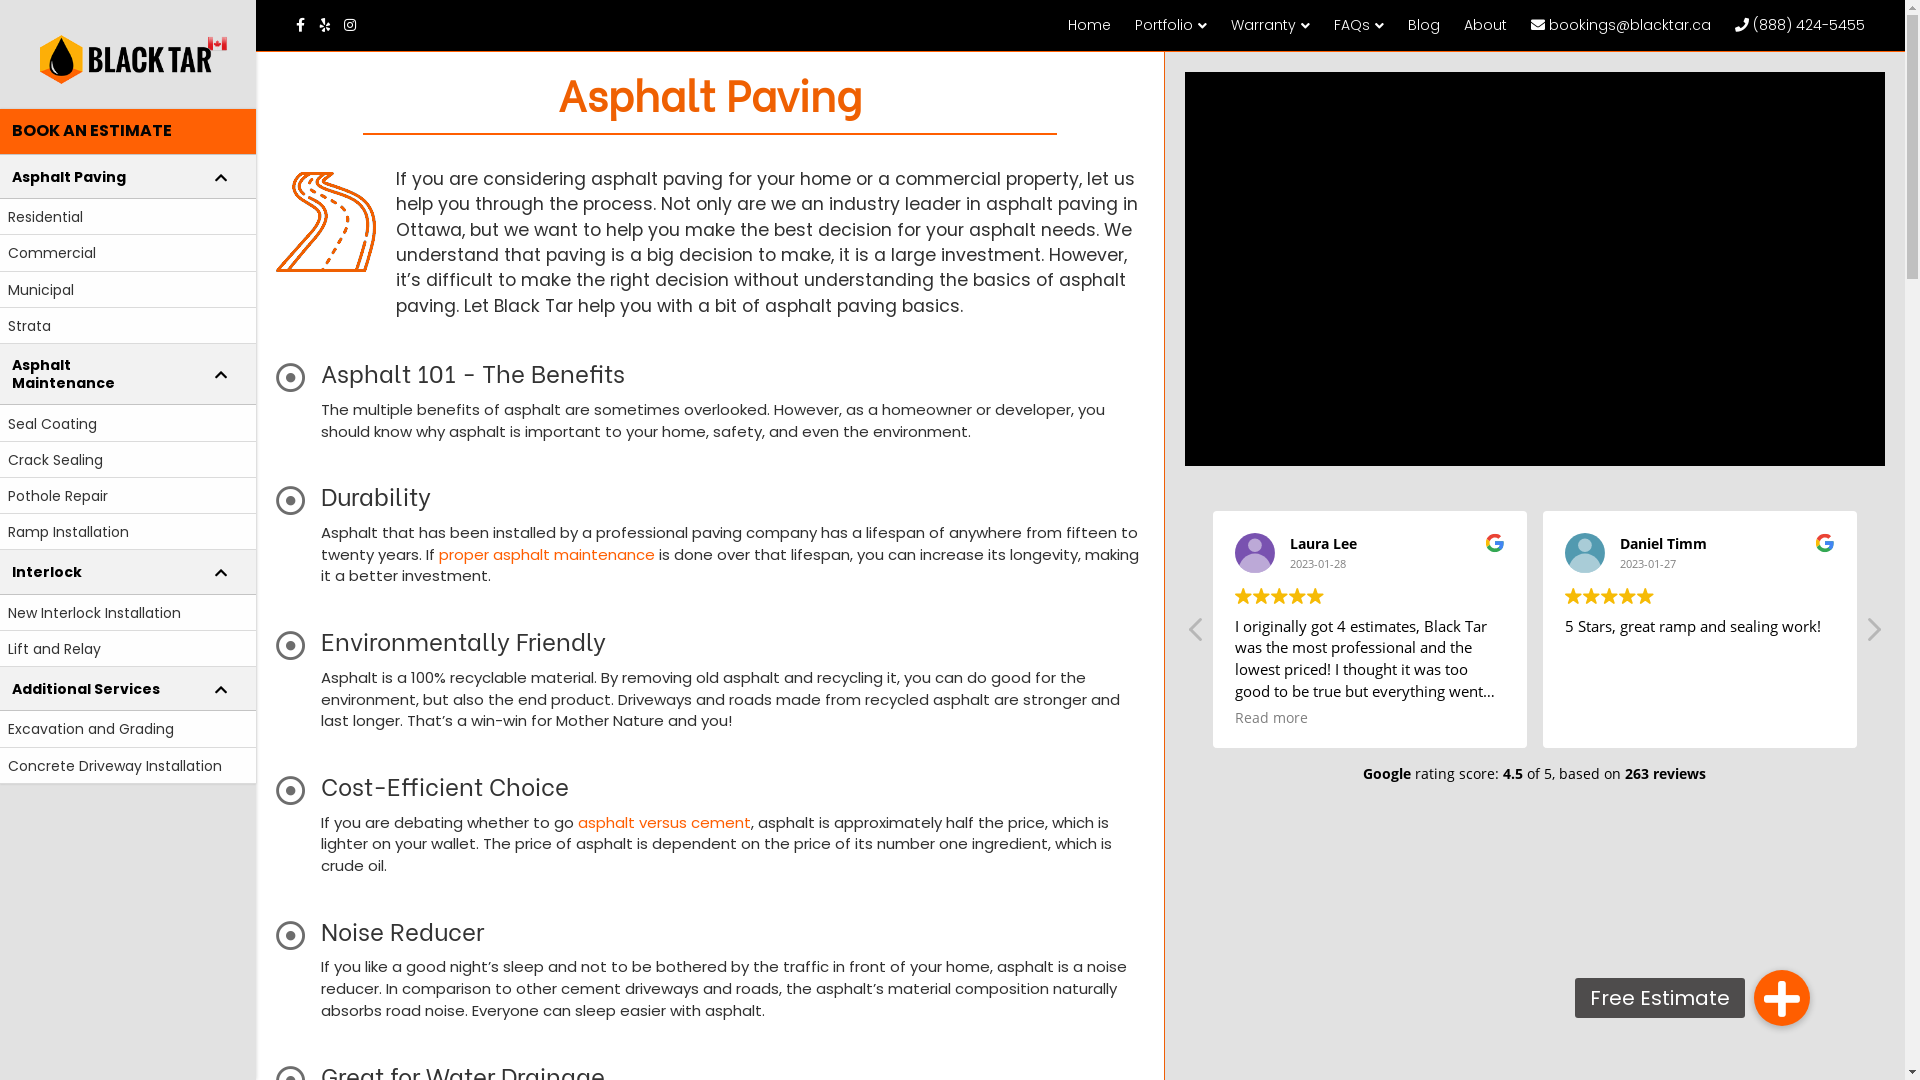 The height and width of the screenshot is (1080, 1920). What do you see at coordinates (127, 612) in the screenshot?
I see `'New Interlock Installation'` at bounding box center [127, 612].